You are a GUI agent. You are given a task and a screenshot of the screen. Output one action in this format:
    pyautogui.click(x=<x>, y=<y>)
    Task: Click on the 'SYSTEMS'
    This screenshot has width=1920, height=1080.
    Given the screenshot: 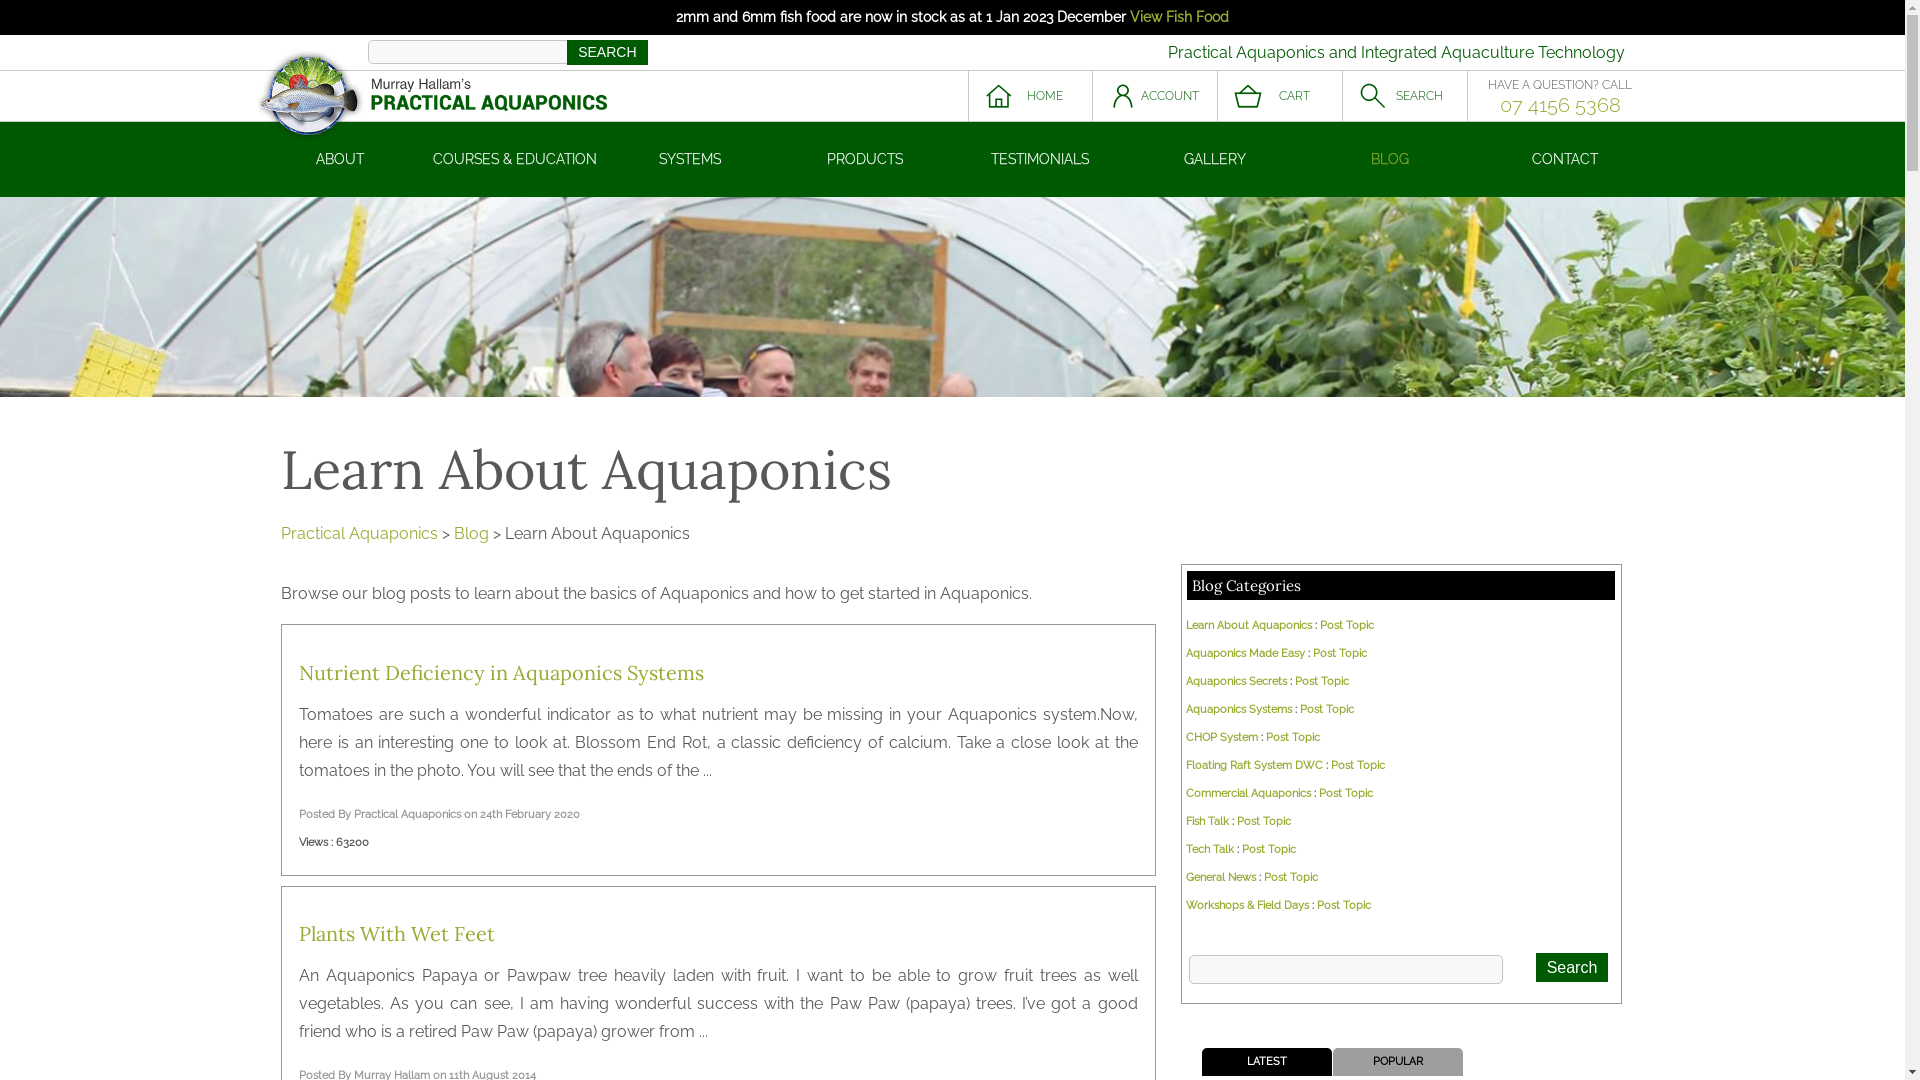 What is the action you would take?
    pyautogui.click(x=689, y=158)
    